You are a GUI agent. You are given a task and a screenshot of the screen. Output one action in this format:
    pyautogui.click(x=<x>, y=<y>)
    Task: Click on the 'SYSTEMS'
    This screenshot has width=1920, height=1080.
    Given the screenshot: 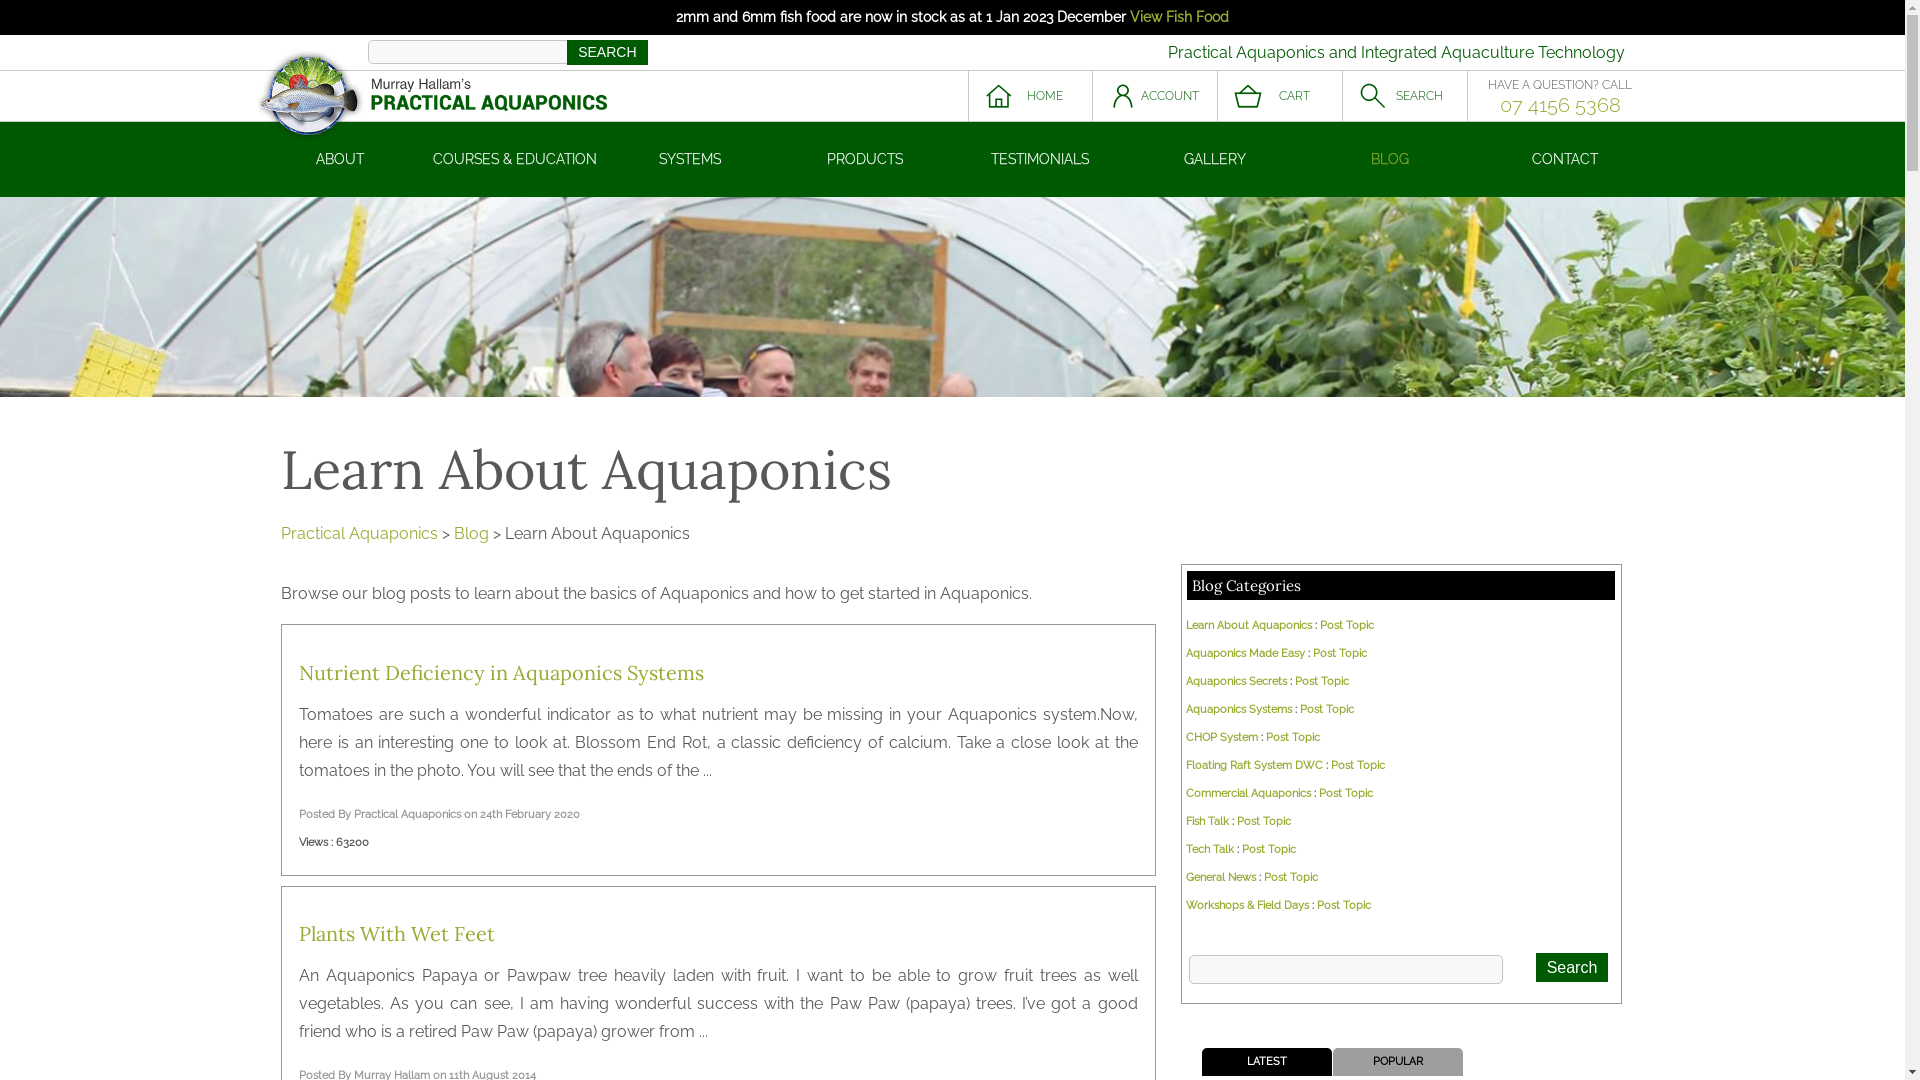 What is the action you would take?
    pyautogui.click(x=689, y=158)
    